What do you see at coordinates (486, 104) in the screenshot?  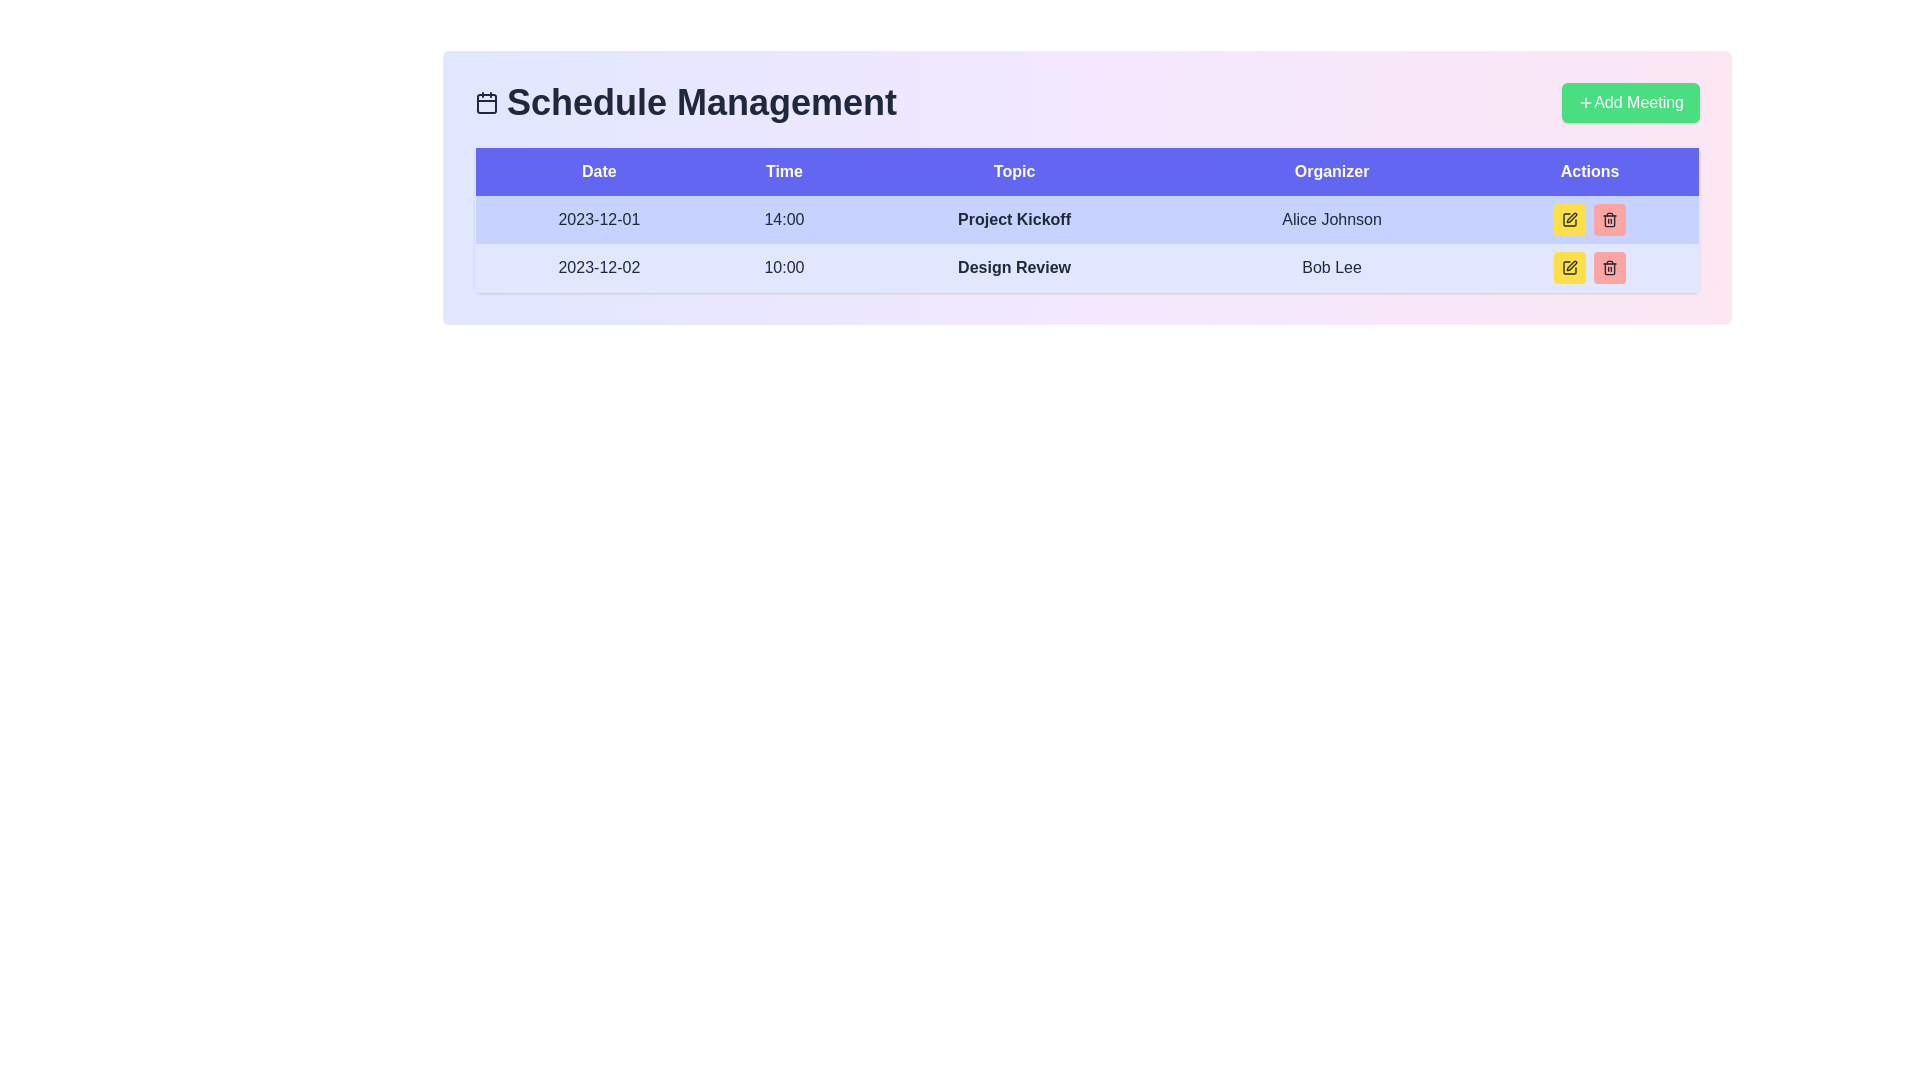 I see `the central rectangular area of the calendar icon, which represents the main body of the calendar layout` at bounding box center [486, 104].